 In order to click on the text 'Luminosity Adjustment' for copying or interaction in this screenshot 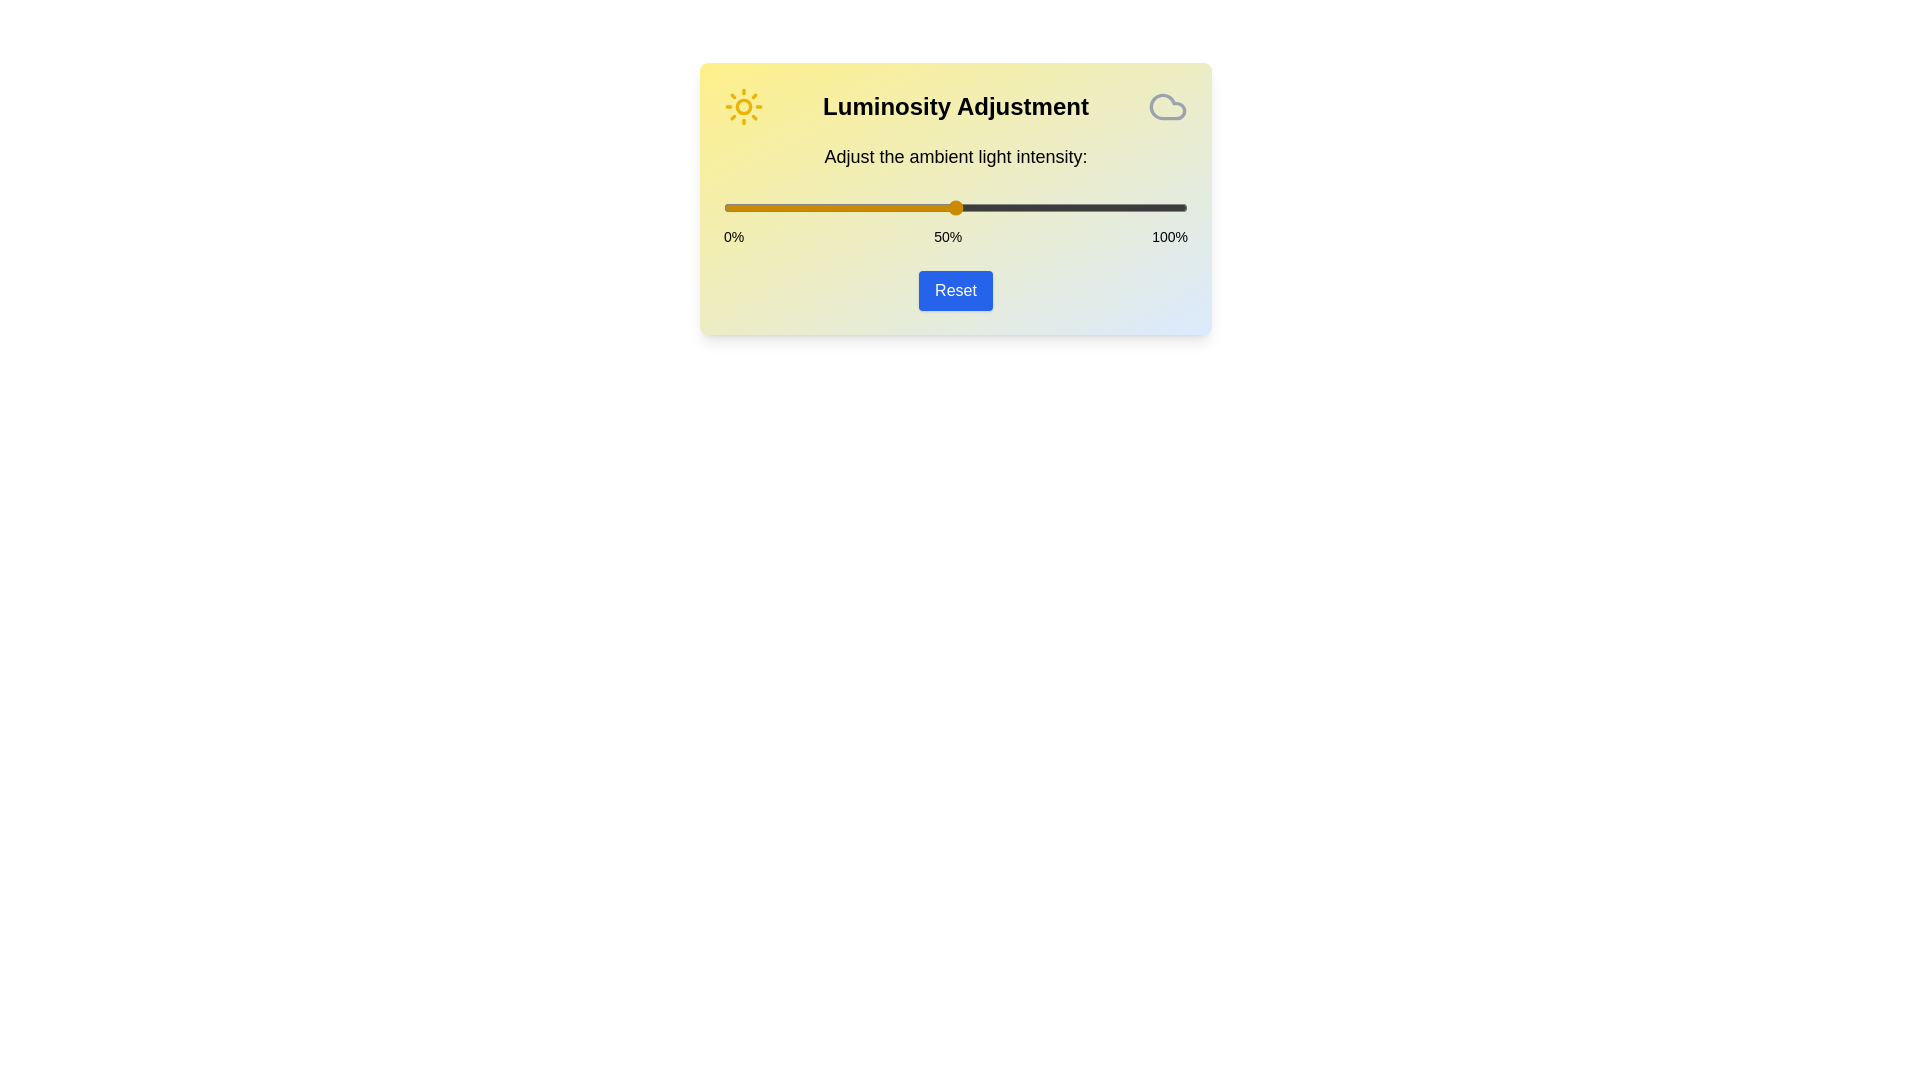, I will do `click(954, 107)`.